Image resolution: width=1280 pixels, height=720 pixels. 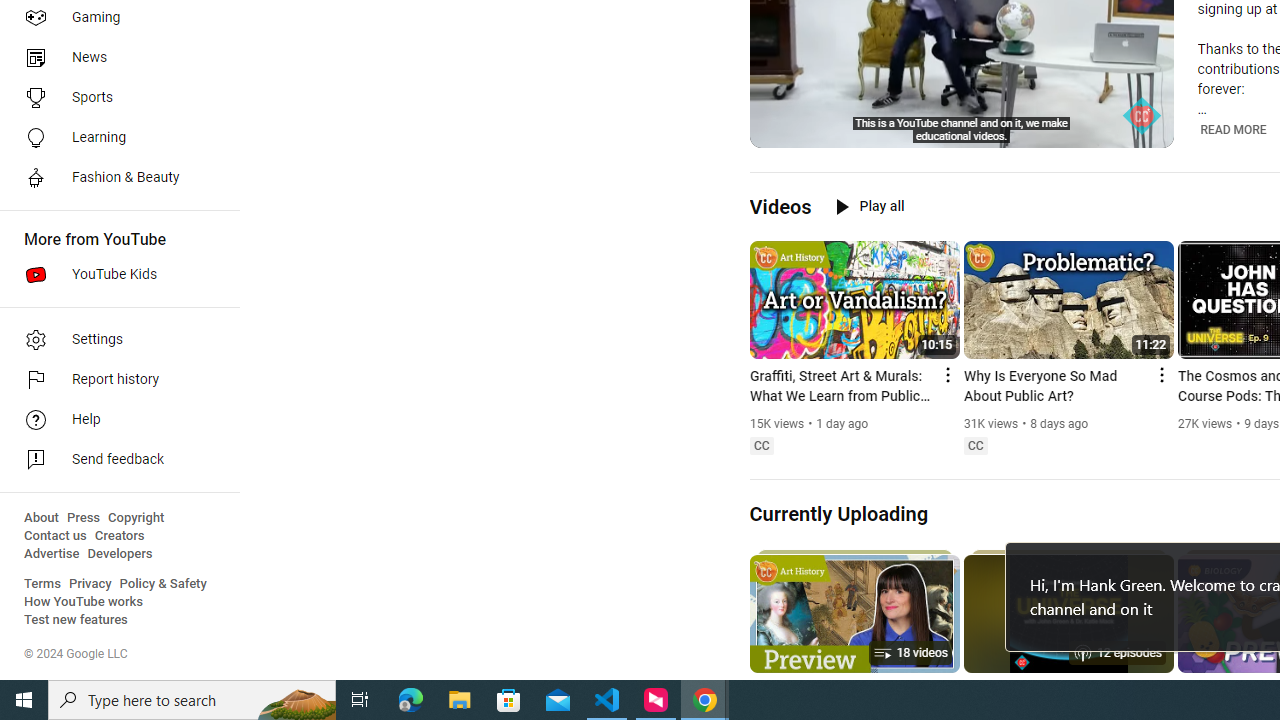 I want to click on 'Videos', so click(x=779, y=206).